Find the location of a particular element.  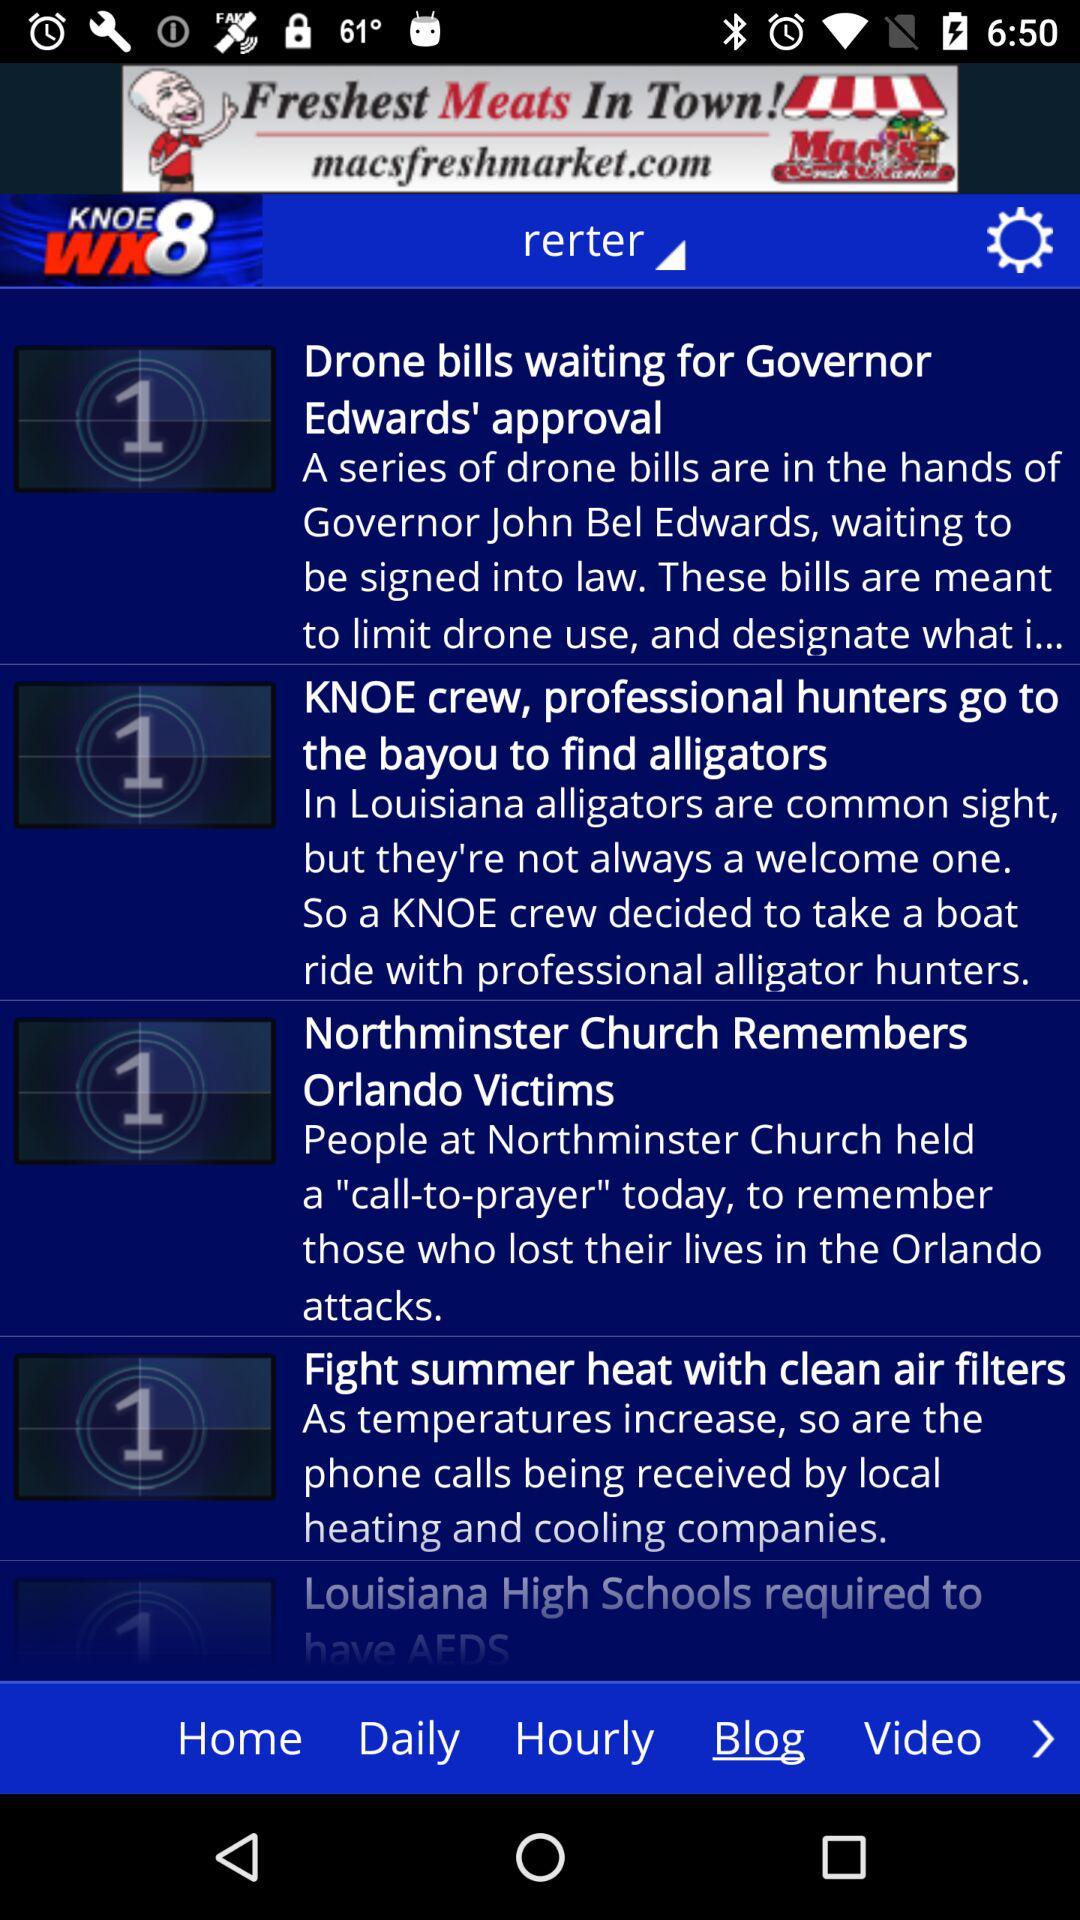

the arrow_forward icon is located at coordinates (1042, 1737).